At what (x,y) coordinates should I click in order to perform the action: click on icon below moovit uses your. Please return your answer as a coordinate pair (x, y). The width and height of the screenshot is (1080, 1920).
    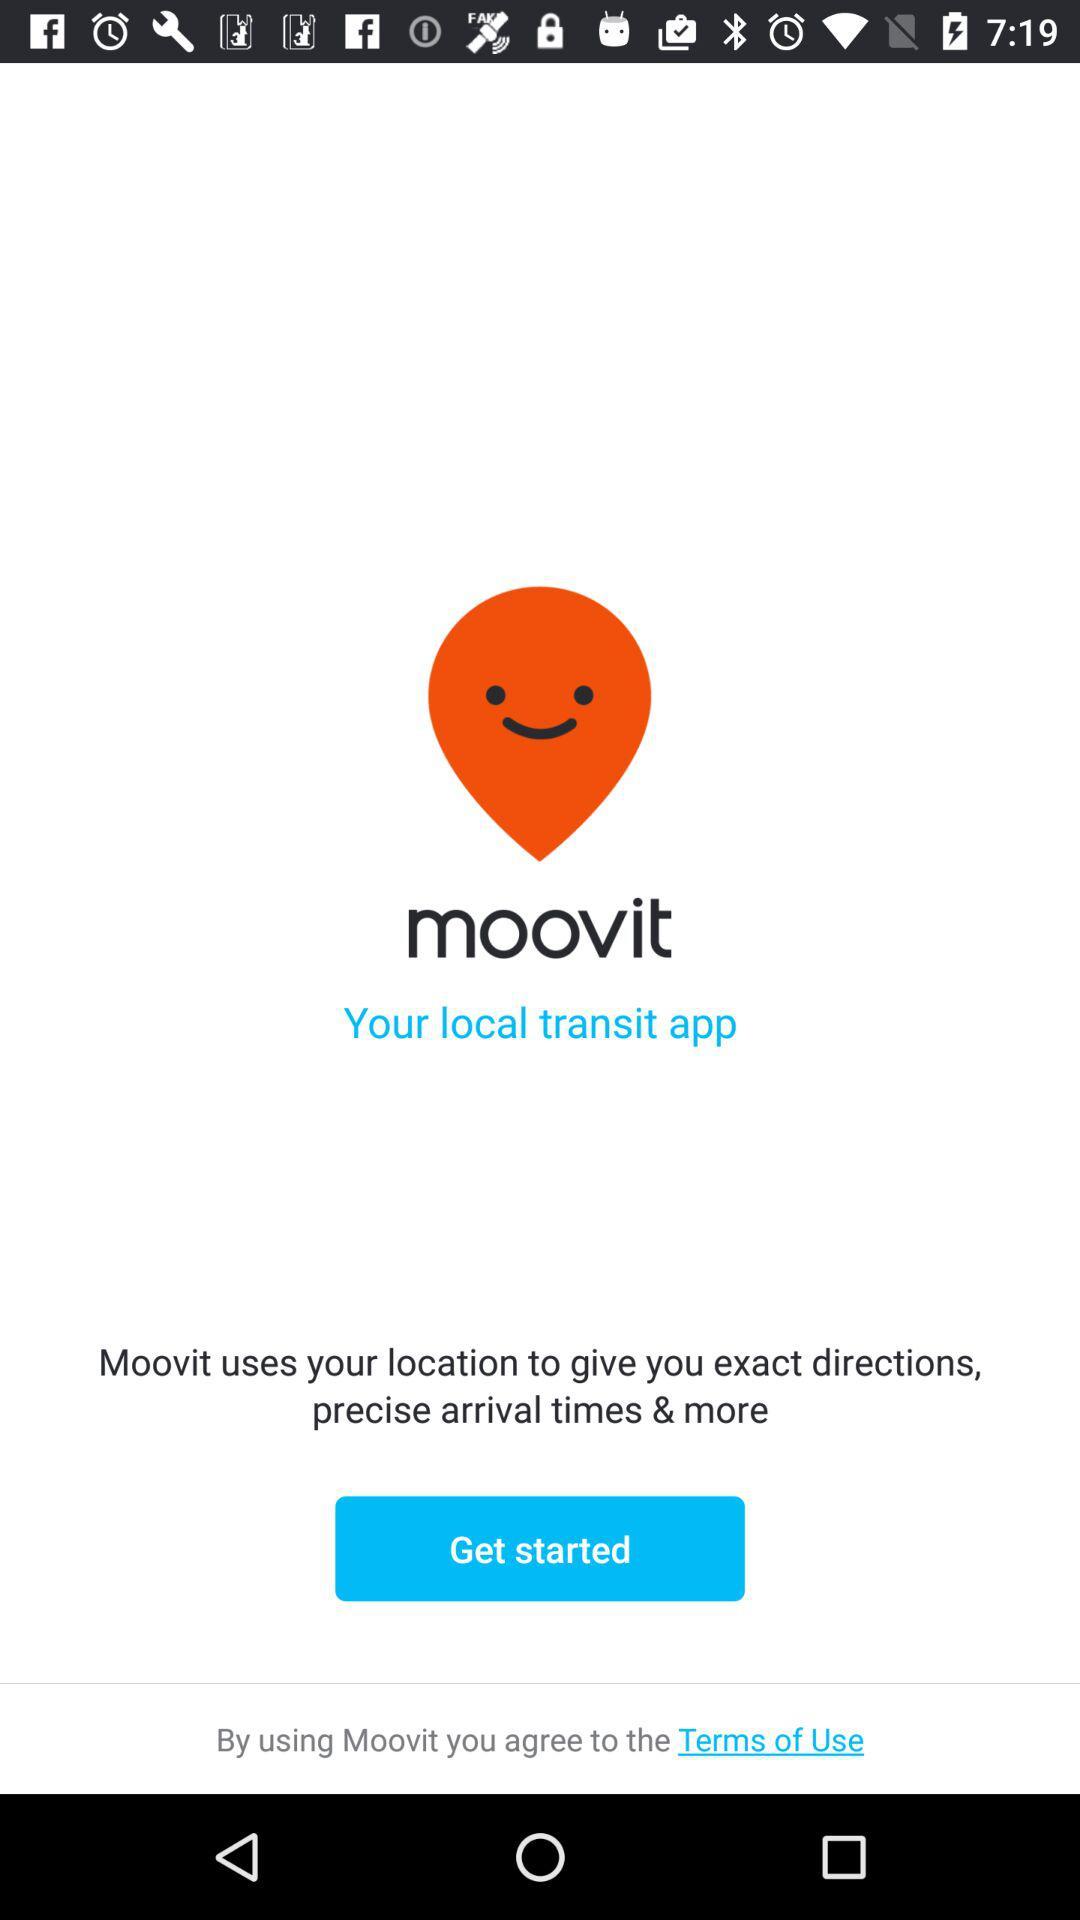
    Looking at the image, I should click on (540, 1547).